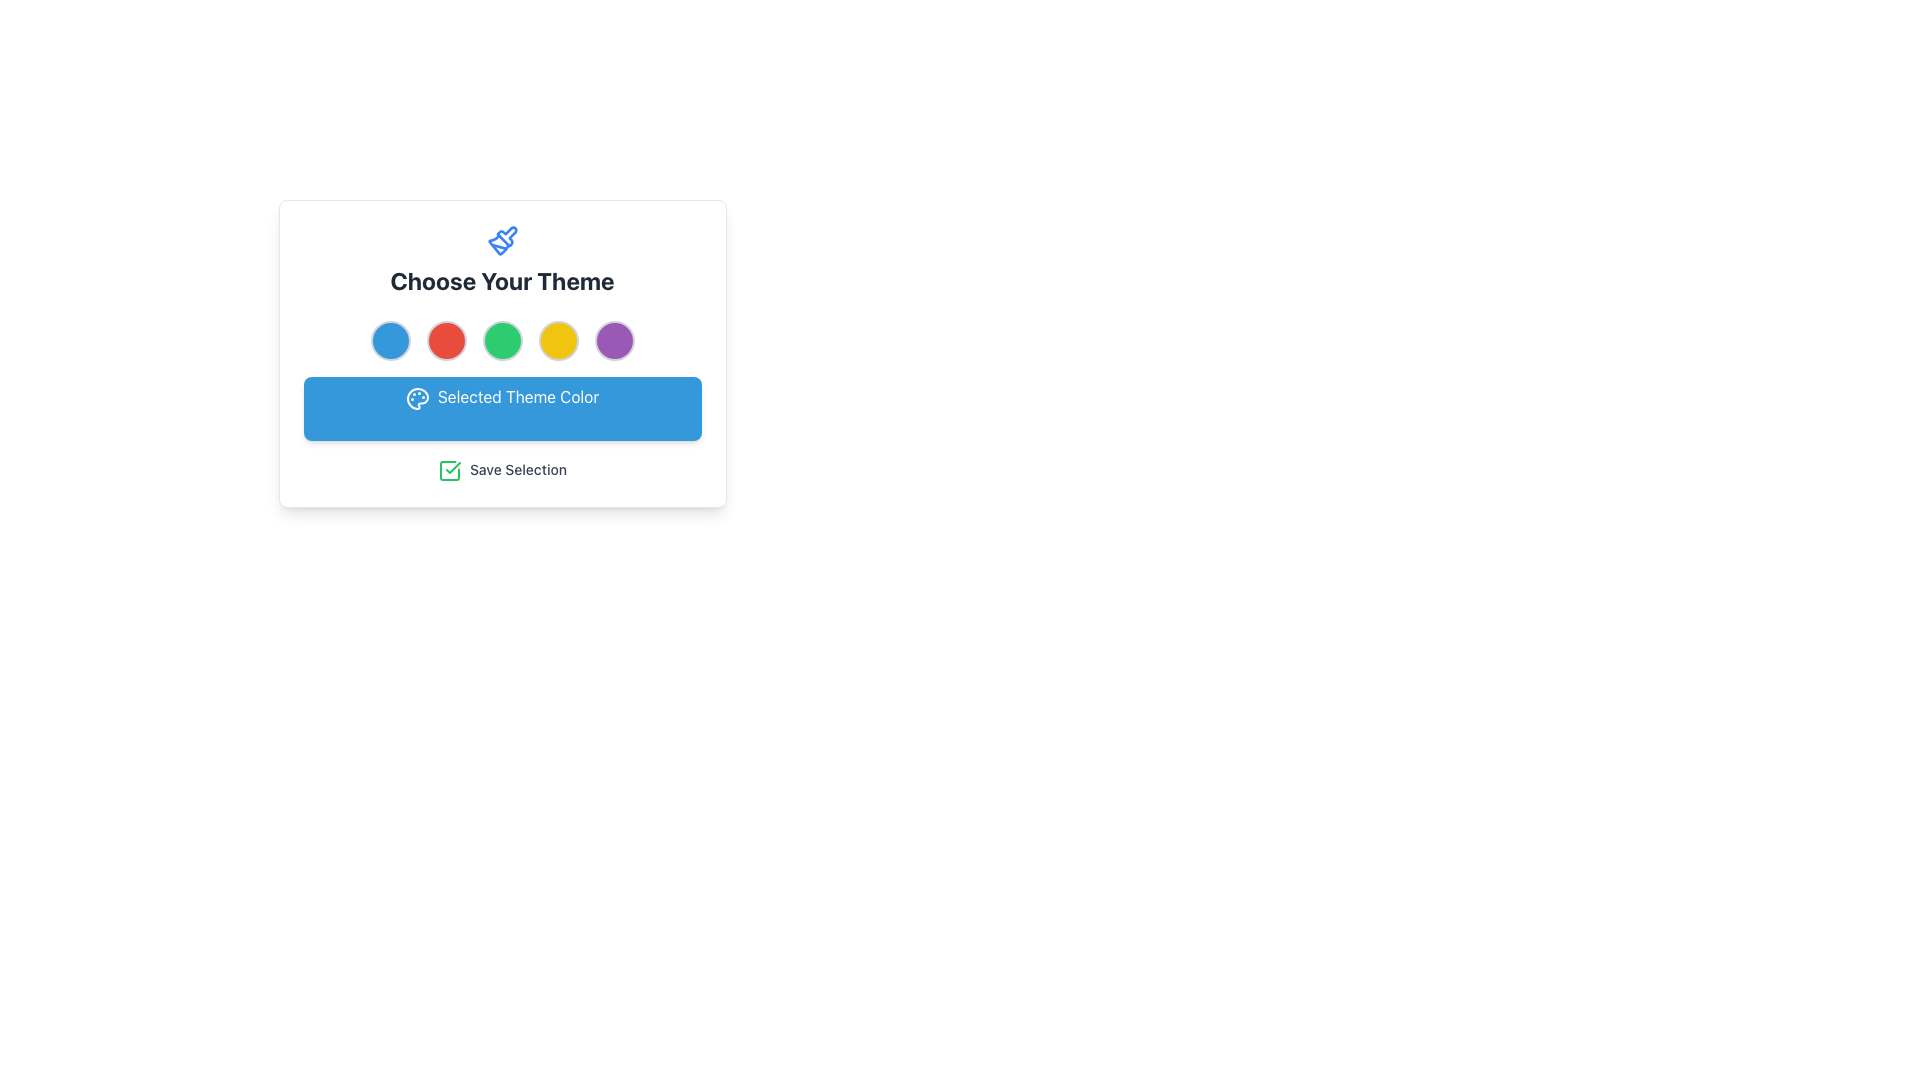  Describe the element at coordinates (613, 339) in the screenshot. I see `the fifth circular color selector located below the title 'Choose Your Theme'` at that location.